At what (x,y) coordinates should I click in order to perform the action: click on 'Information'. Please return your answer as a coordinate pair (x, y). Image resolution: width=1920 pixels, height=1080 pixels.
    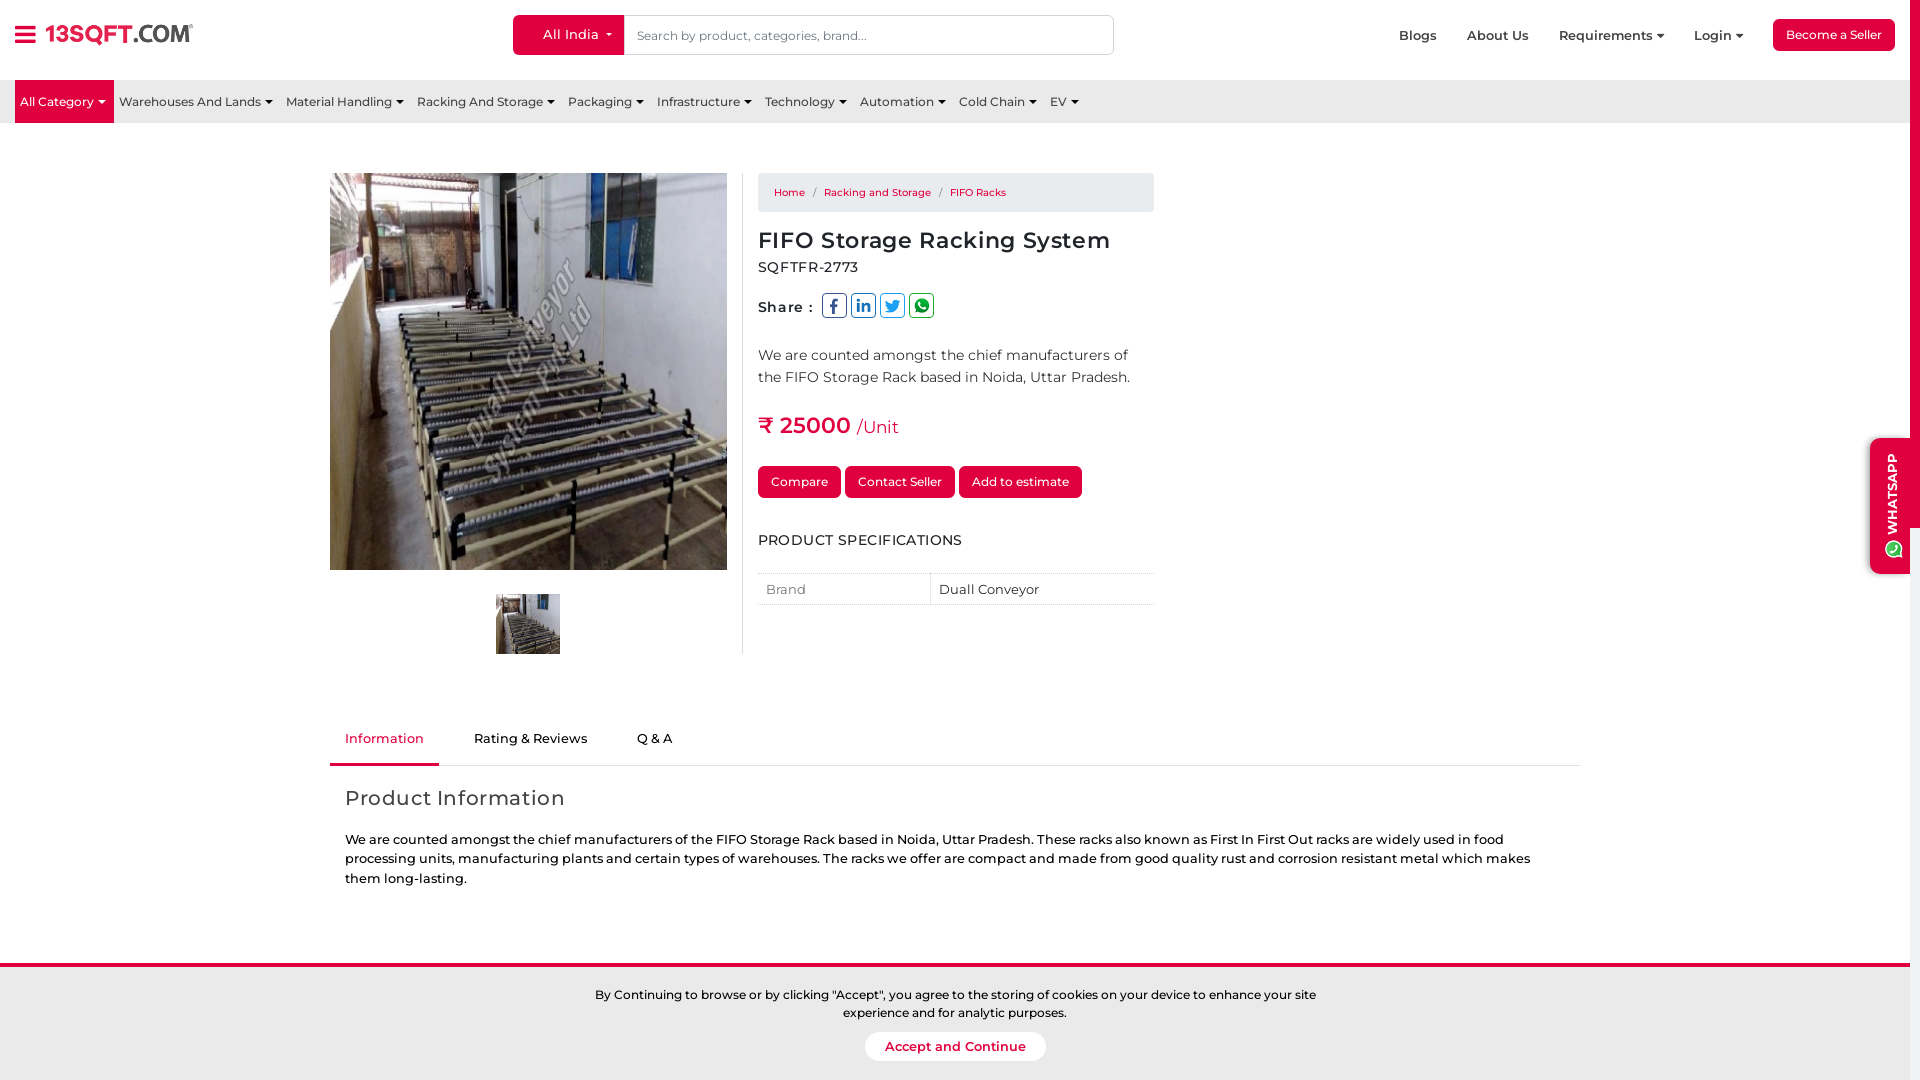
    Looking at the image, I should click on (384, 740).